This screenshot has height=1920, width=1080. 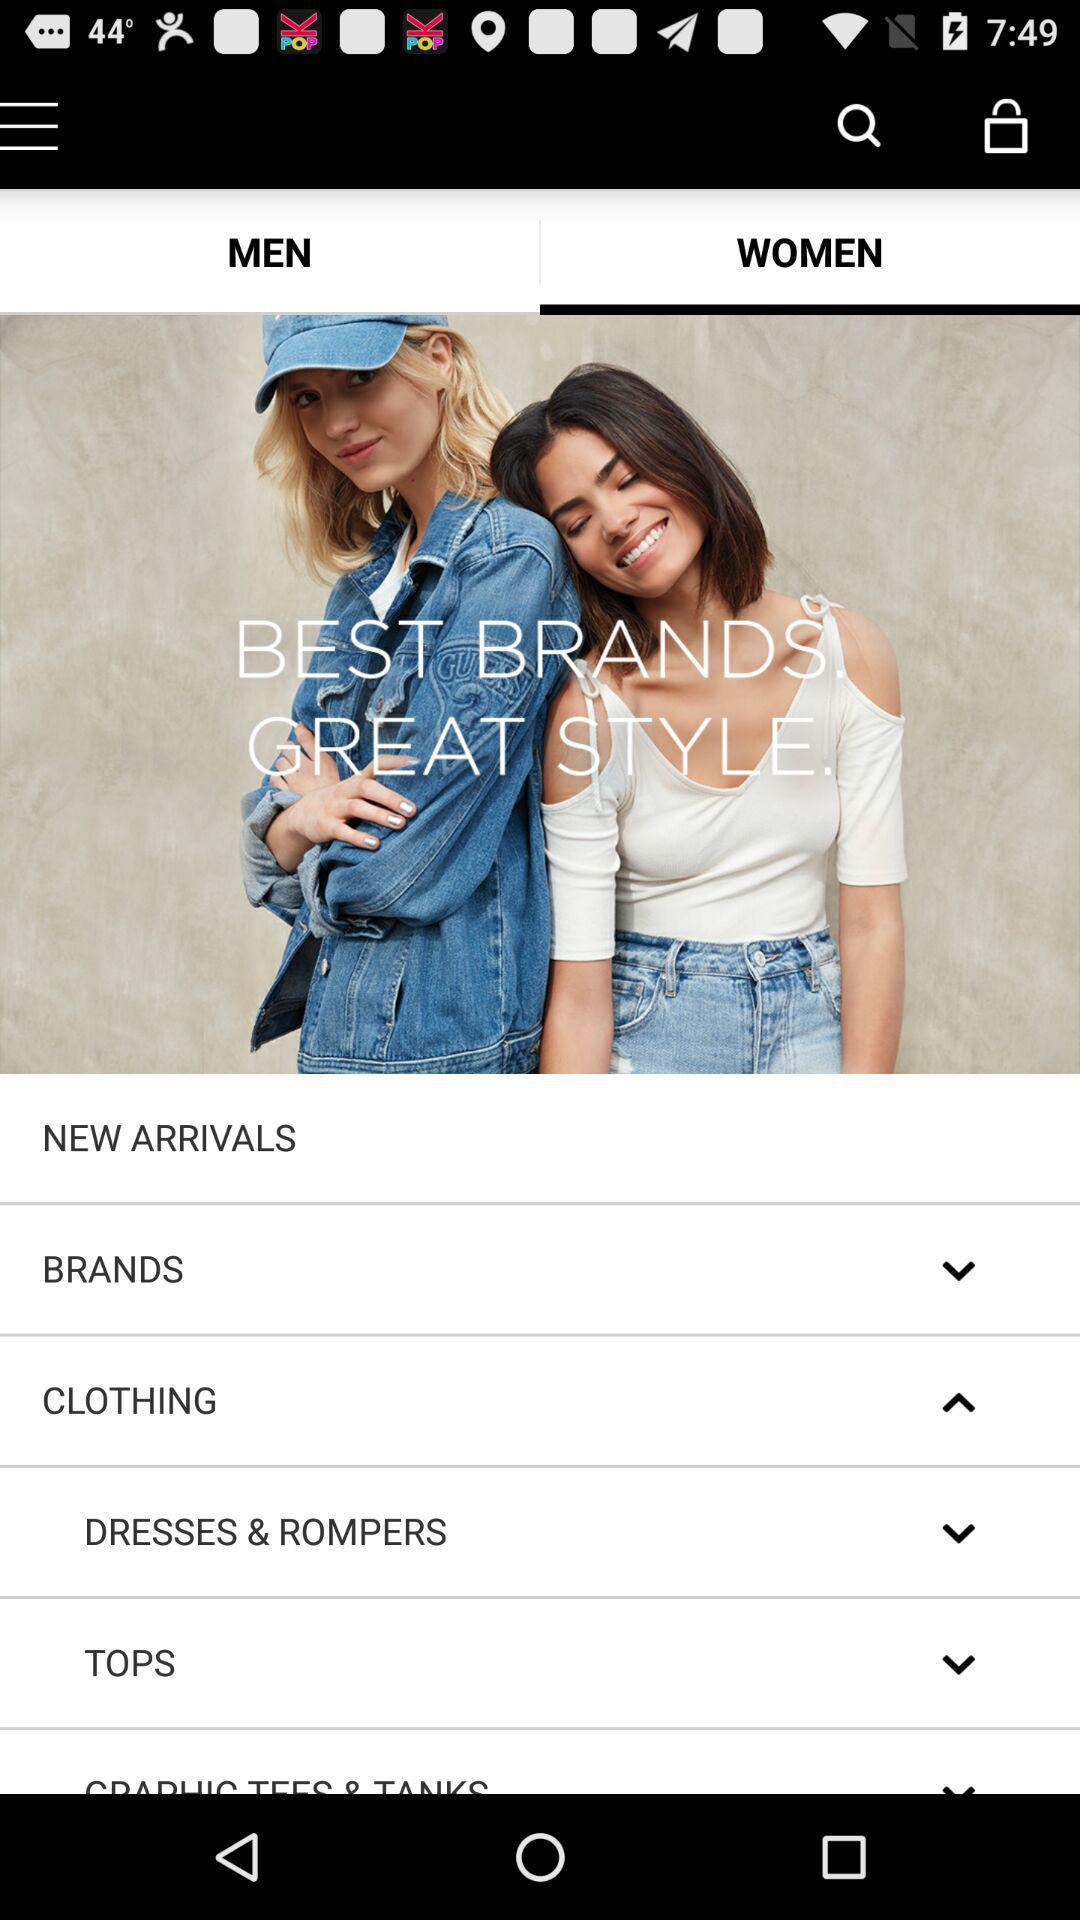 What do you see at coordinates (958, 1500) in the screenshot?
I see `the expand_less icon` at bounding box center [958, 1500].